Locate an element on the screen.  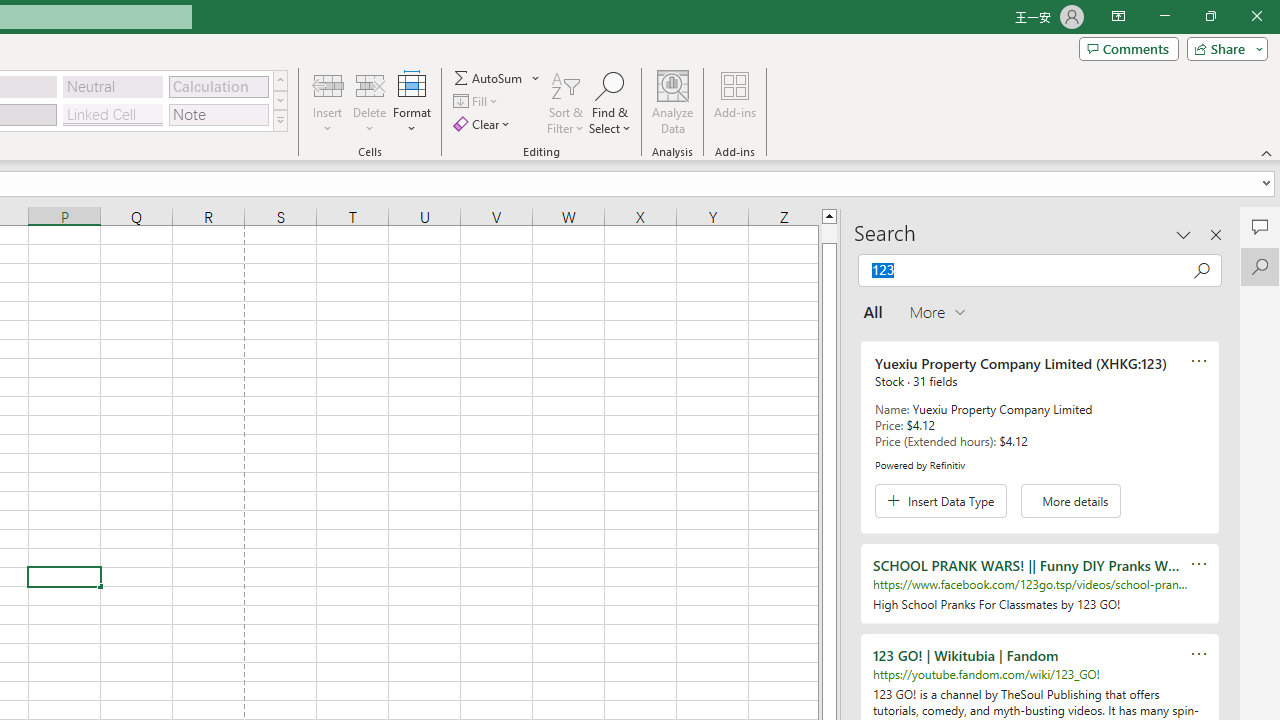
'Neutral' is located at coordinates (112, 85).